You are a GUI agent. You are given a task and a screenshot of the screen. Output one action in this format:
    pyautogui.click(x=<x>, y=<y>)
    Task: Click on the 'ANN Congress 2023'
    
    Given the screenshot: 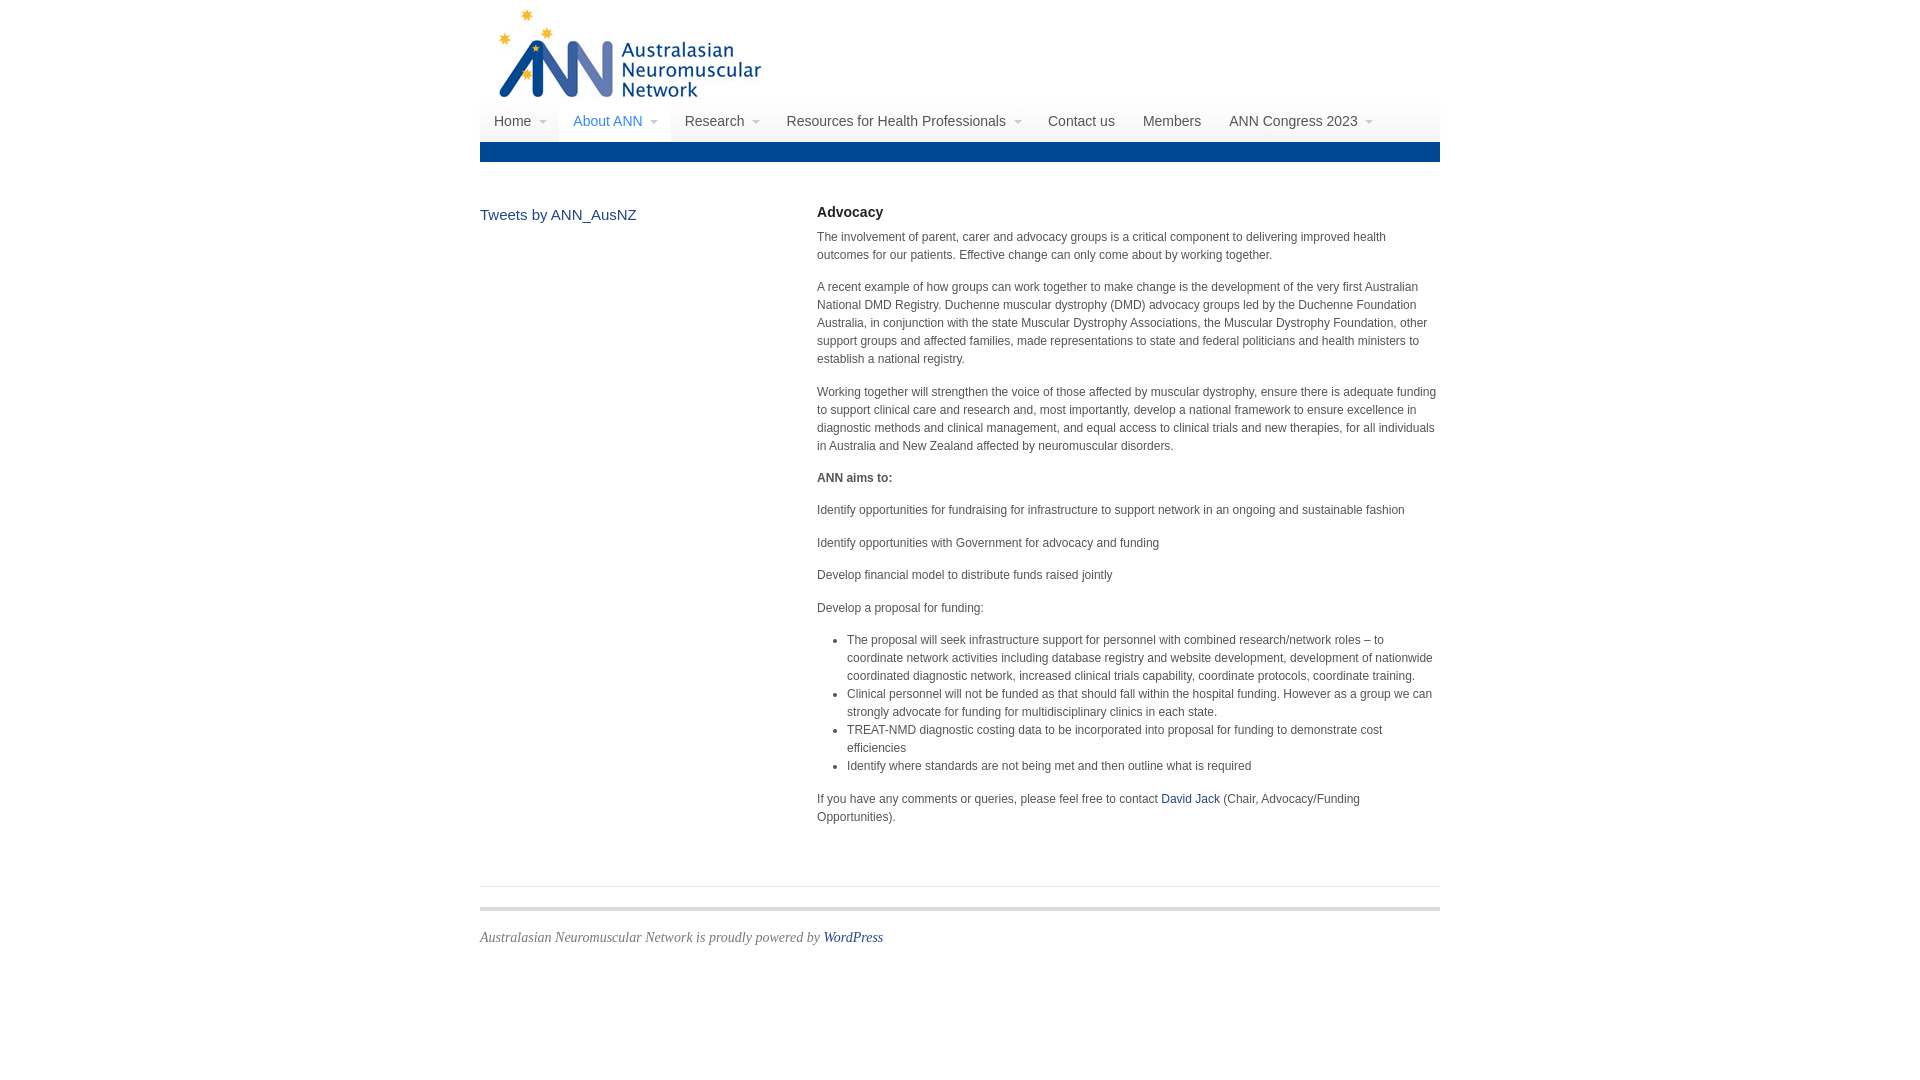 What is the action you would take?
    pyautogui.click(x=1300, y=120)
    